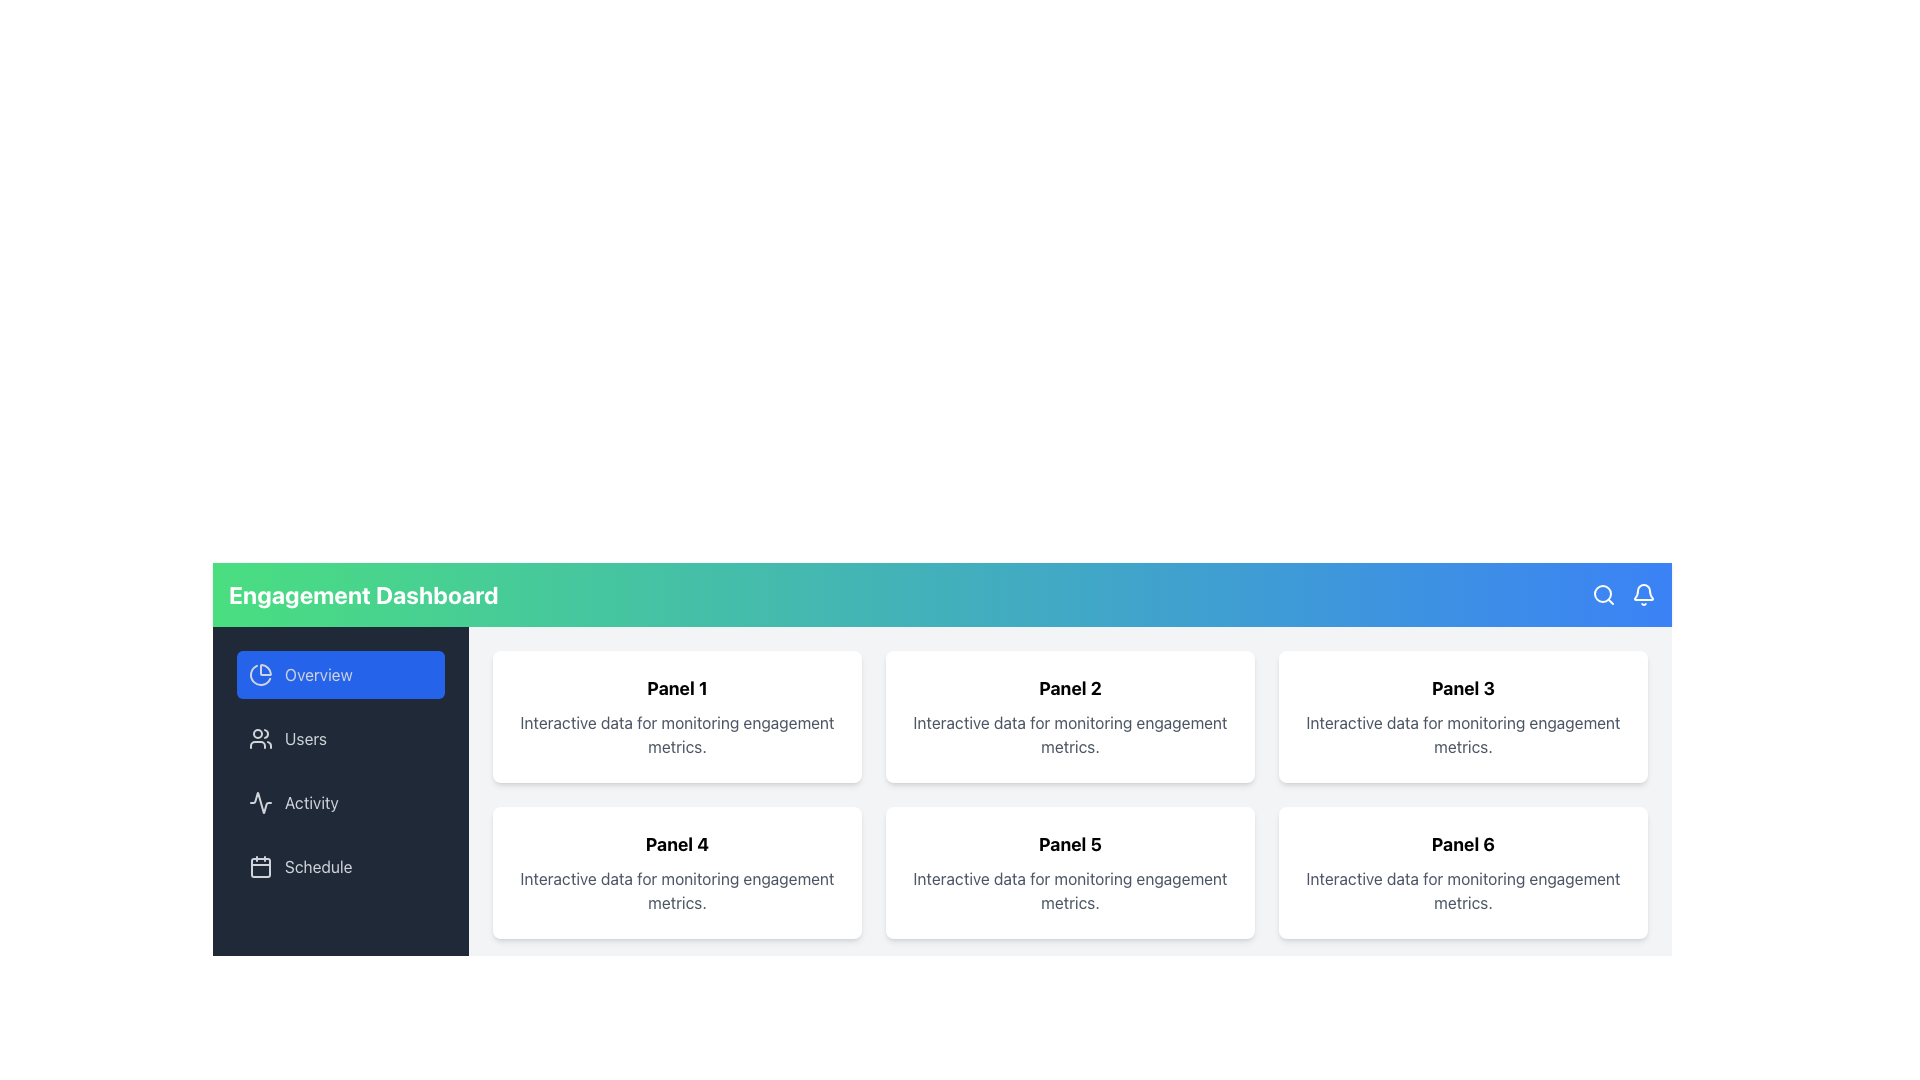 The image size is (1920, 1080). Describe the element at coordinates (259, 801) in the screenshot. I see `the 'Activity' icon located in the third position of the vertical alignment in the left sidebar menu, representing the corresponding section of the application` at that location.